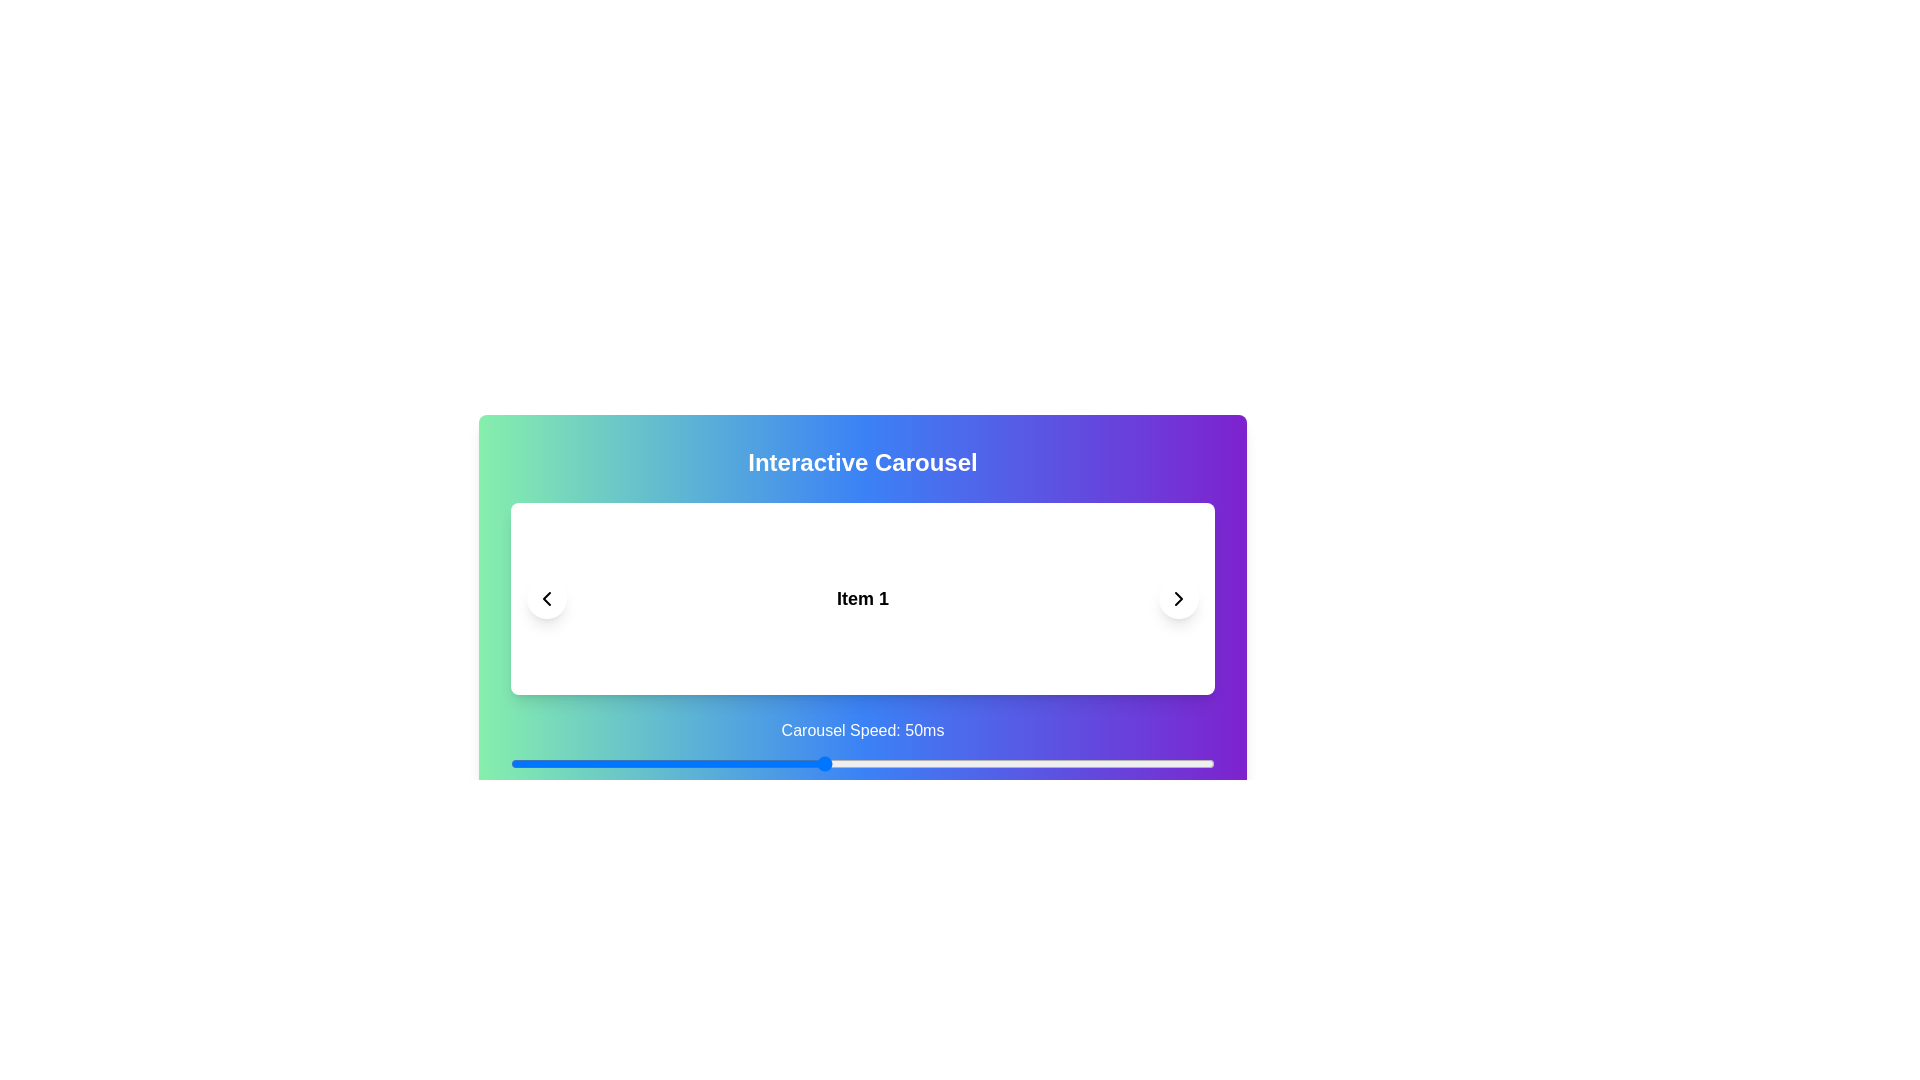 This screenshot has width=1920, height=1080. What do you see at coordinates (1019, 763) in the screenshot?
I see `the carousel speed slider to 75 ms` at bounding box center [1019, 763].